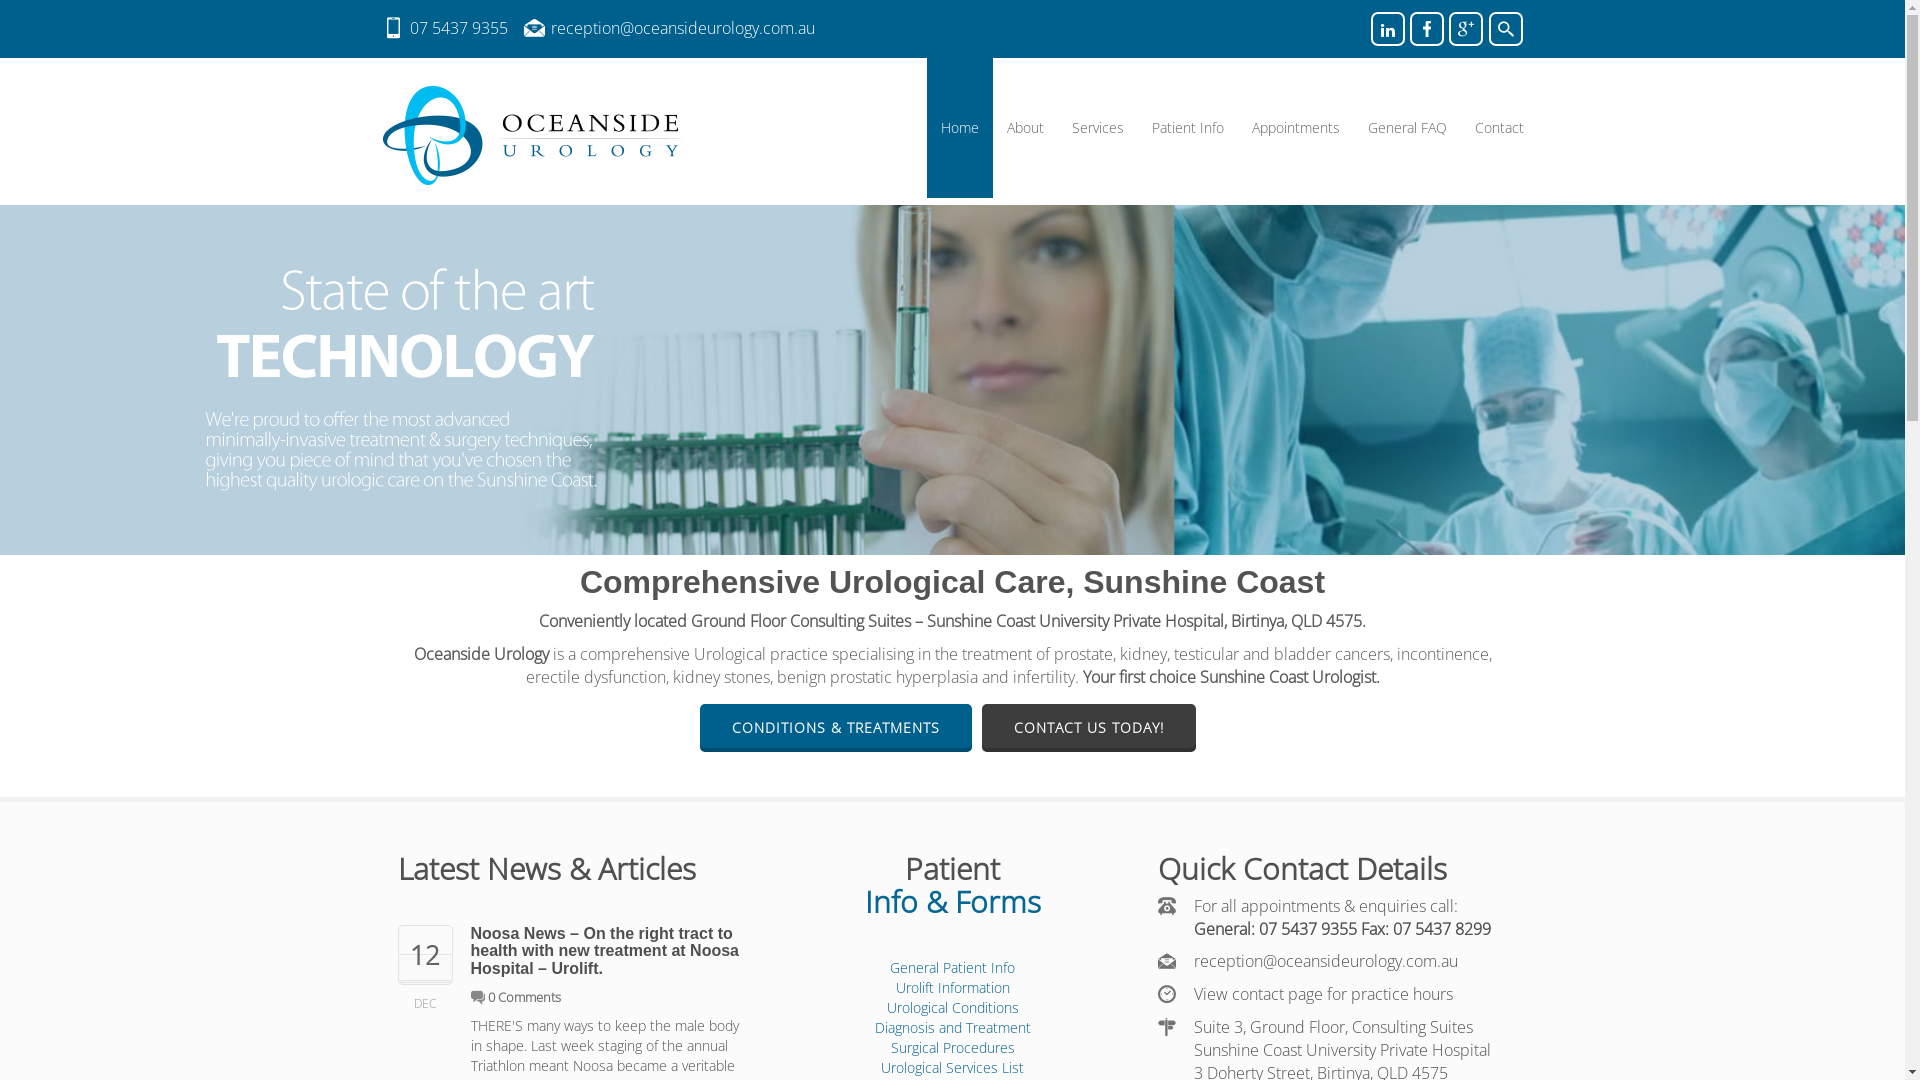 This screenshot has width=1920, height=1080. I want to click on 'CONDITIONS & TREATMENTS', so click(835, 727).